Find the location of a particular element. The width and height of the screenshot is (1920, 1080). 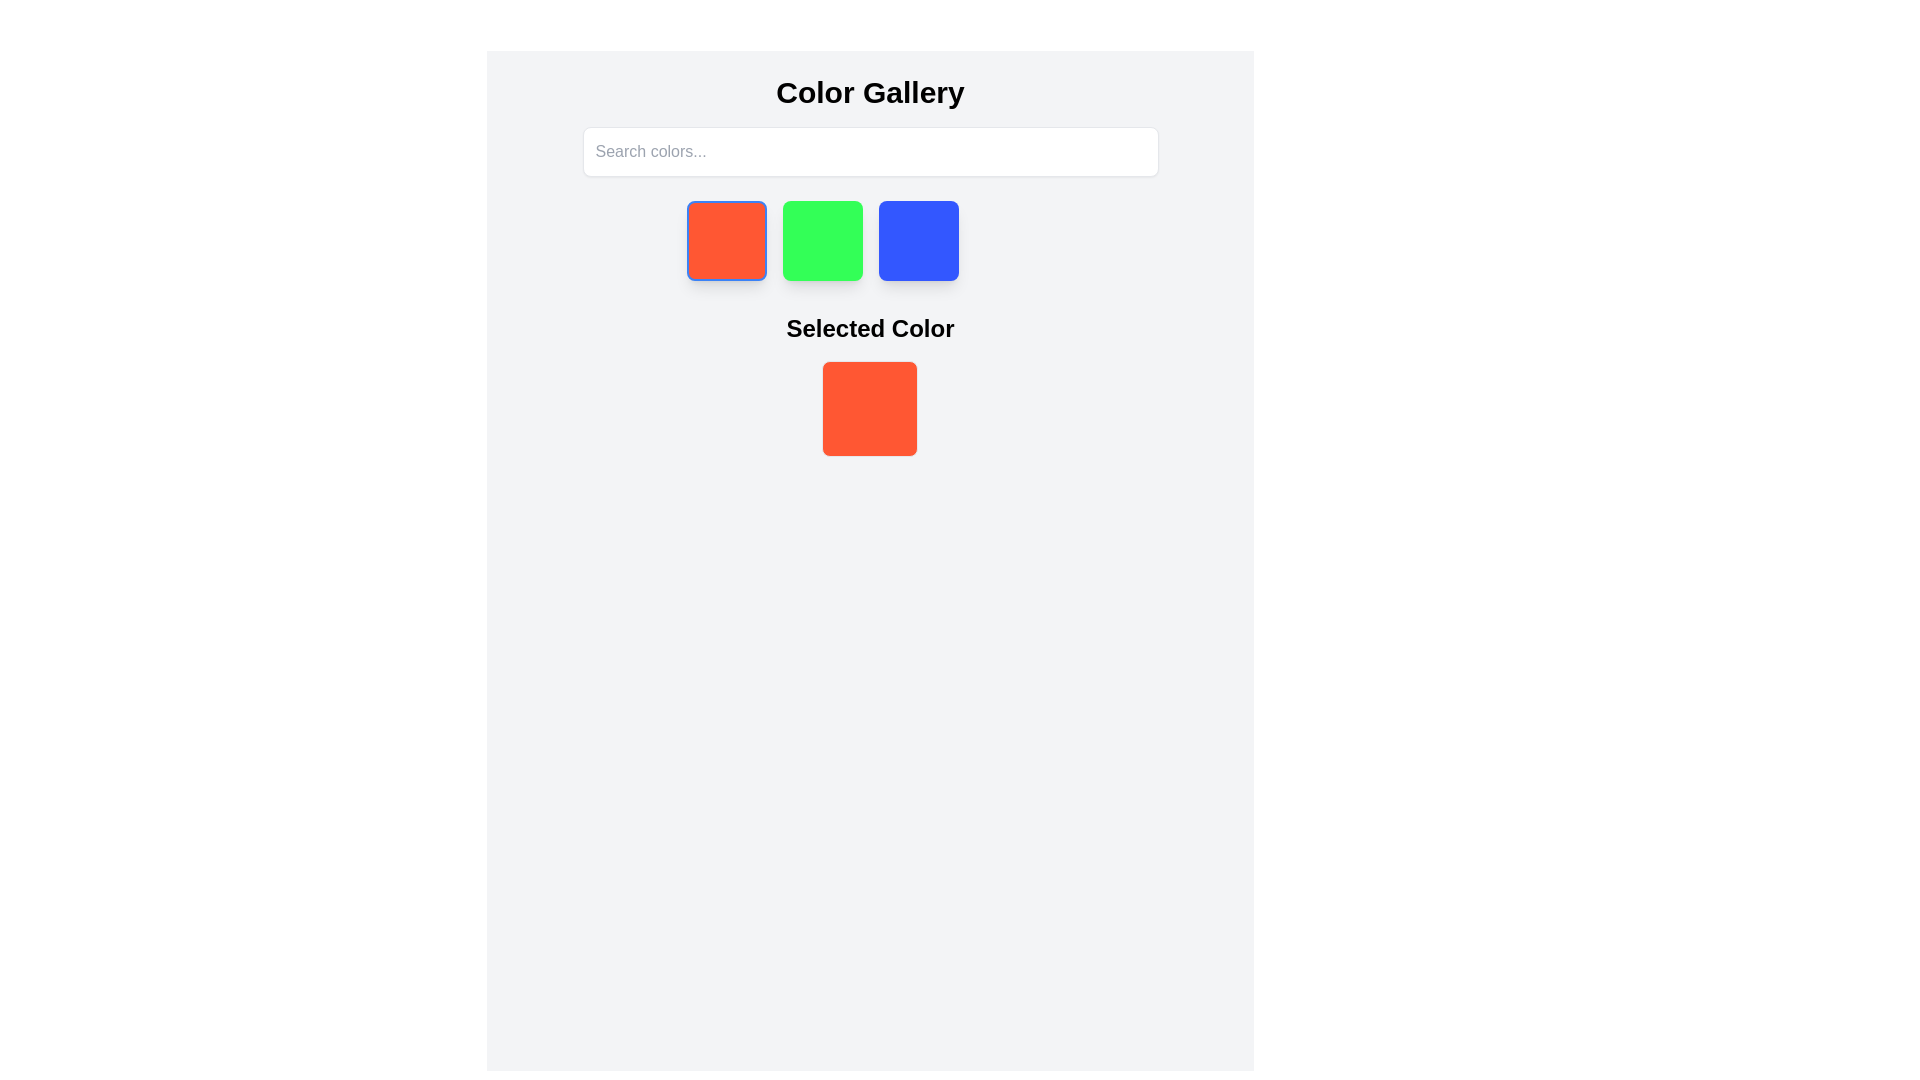

the vibrant orange-red Display box with rounded corners located beneath the 'Selected Color' text is located at coordinates (870, 407).